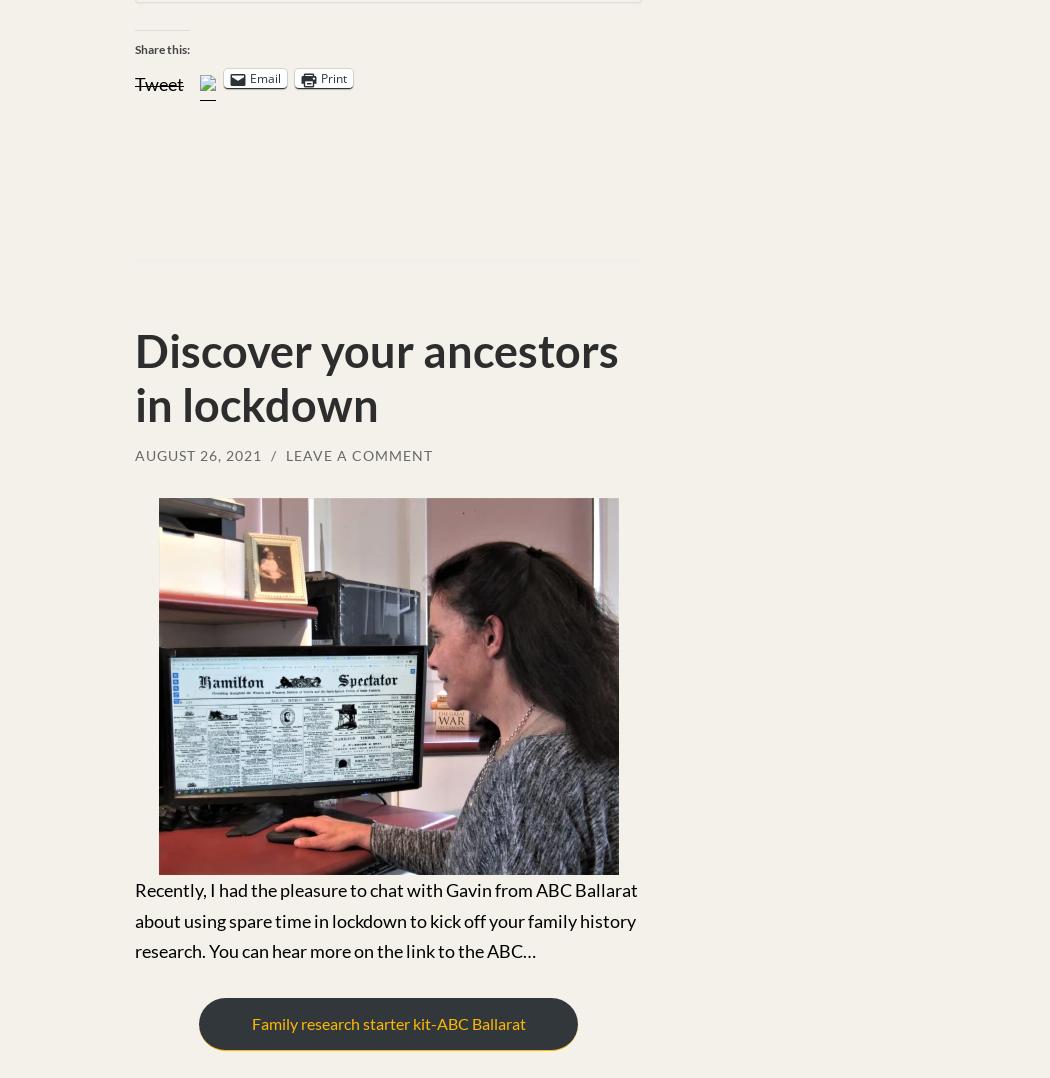 The height and width of the screenshot is (1078, 1050). I want to click on 'Leave a comment', so click(358, 454).